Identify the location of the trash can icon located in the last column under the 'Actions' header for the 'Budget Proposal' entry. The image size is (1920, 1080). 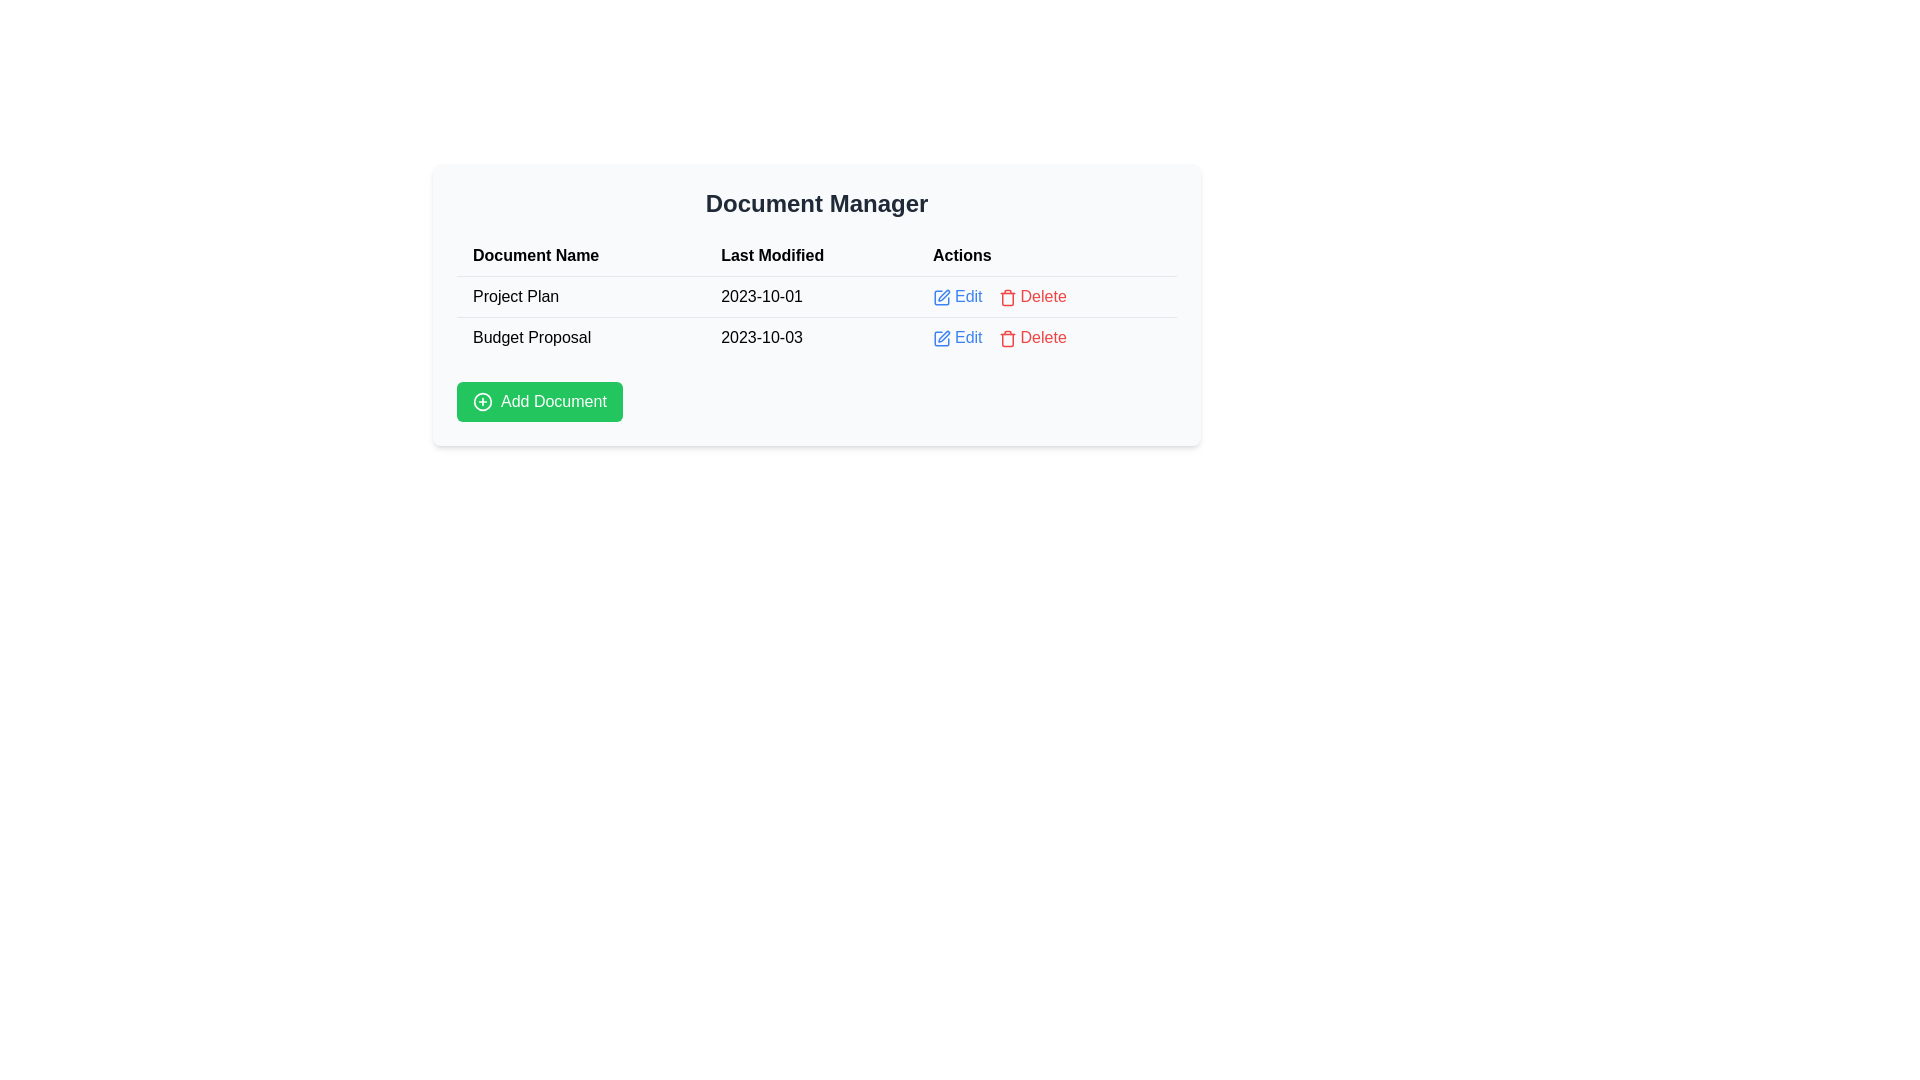
(1007, 299).